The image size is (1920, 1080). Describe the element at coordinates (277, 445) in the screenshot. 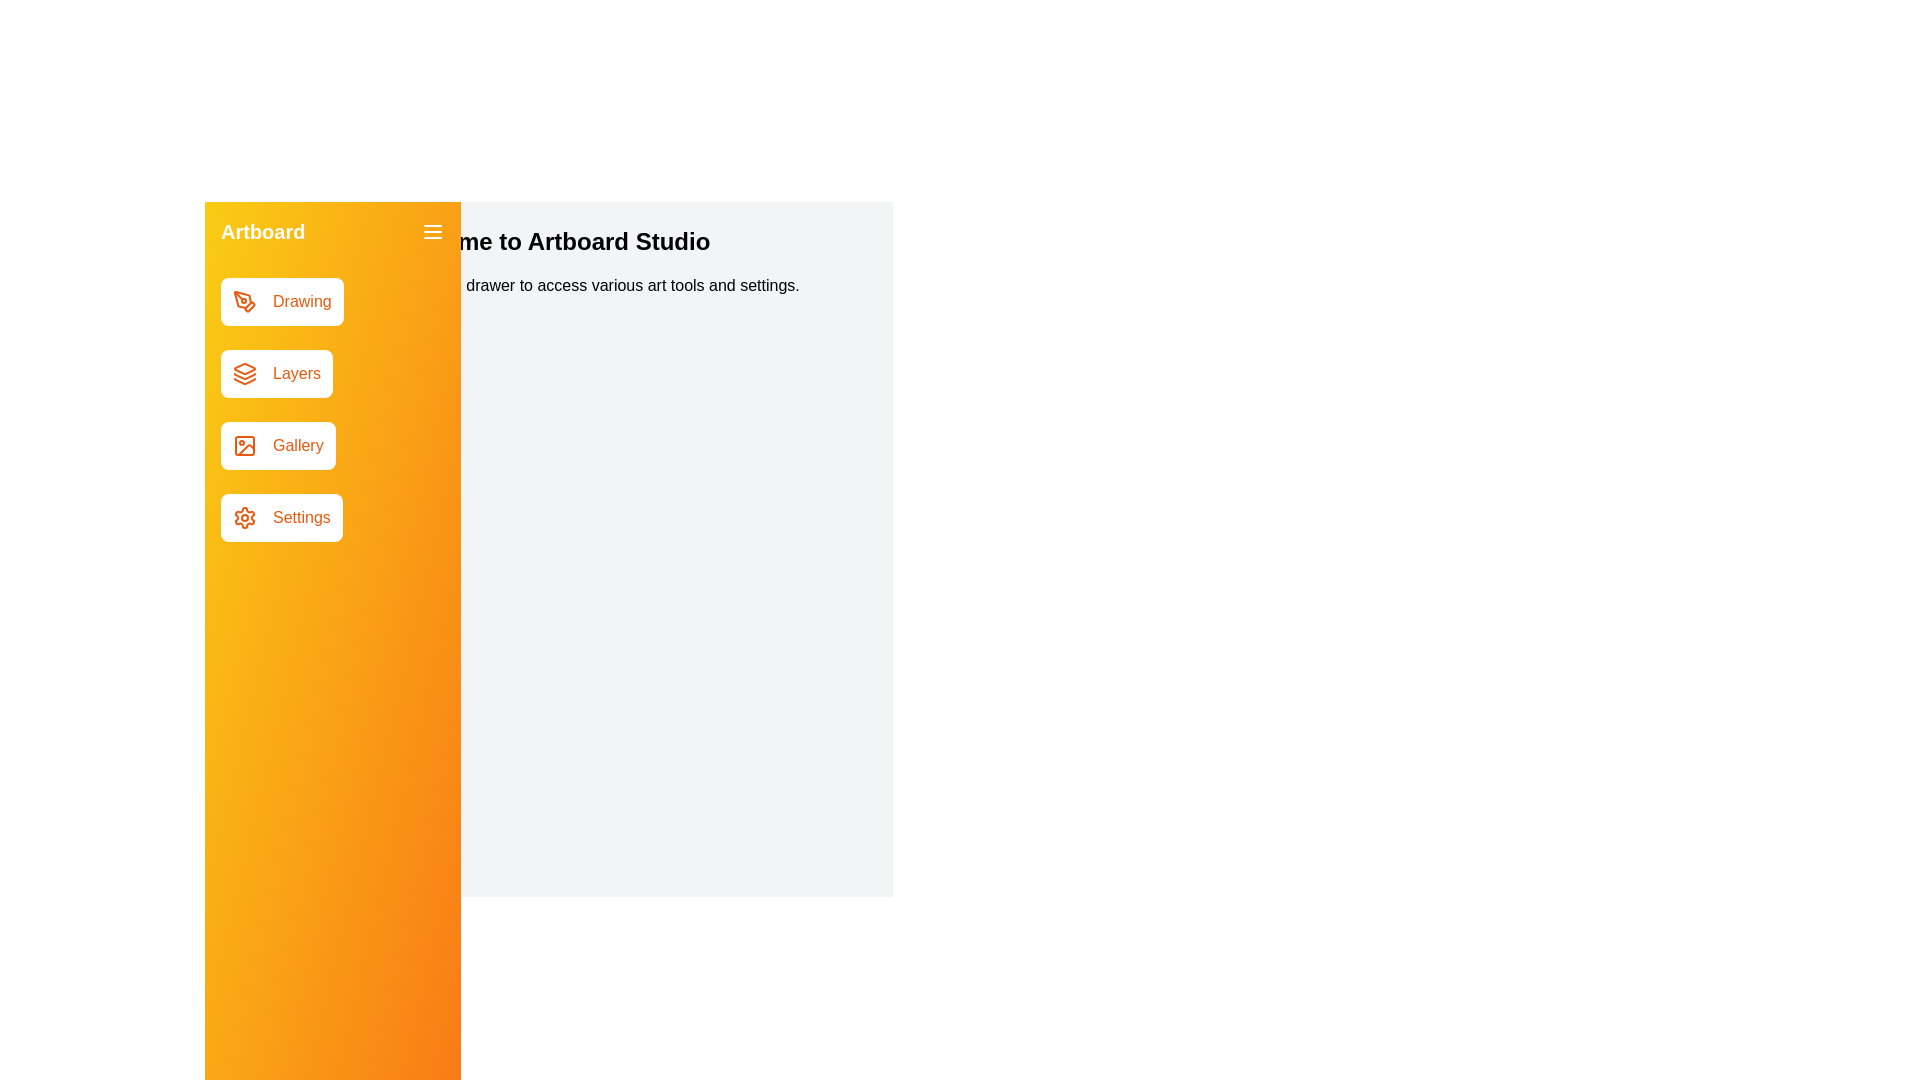

I see `the gallery tool button` at that location.